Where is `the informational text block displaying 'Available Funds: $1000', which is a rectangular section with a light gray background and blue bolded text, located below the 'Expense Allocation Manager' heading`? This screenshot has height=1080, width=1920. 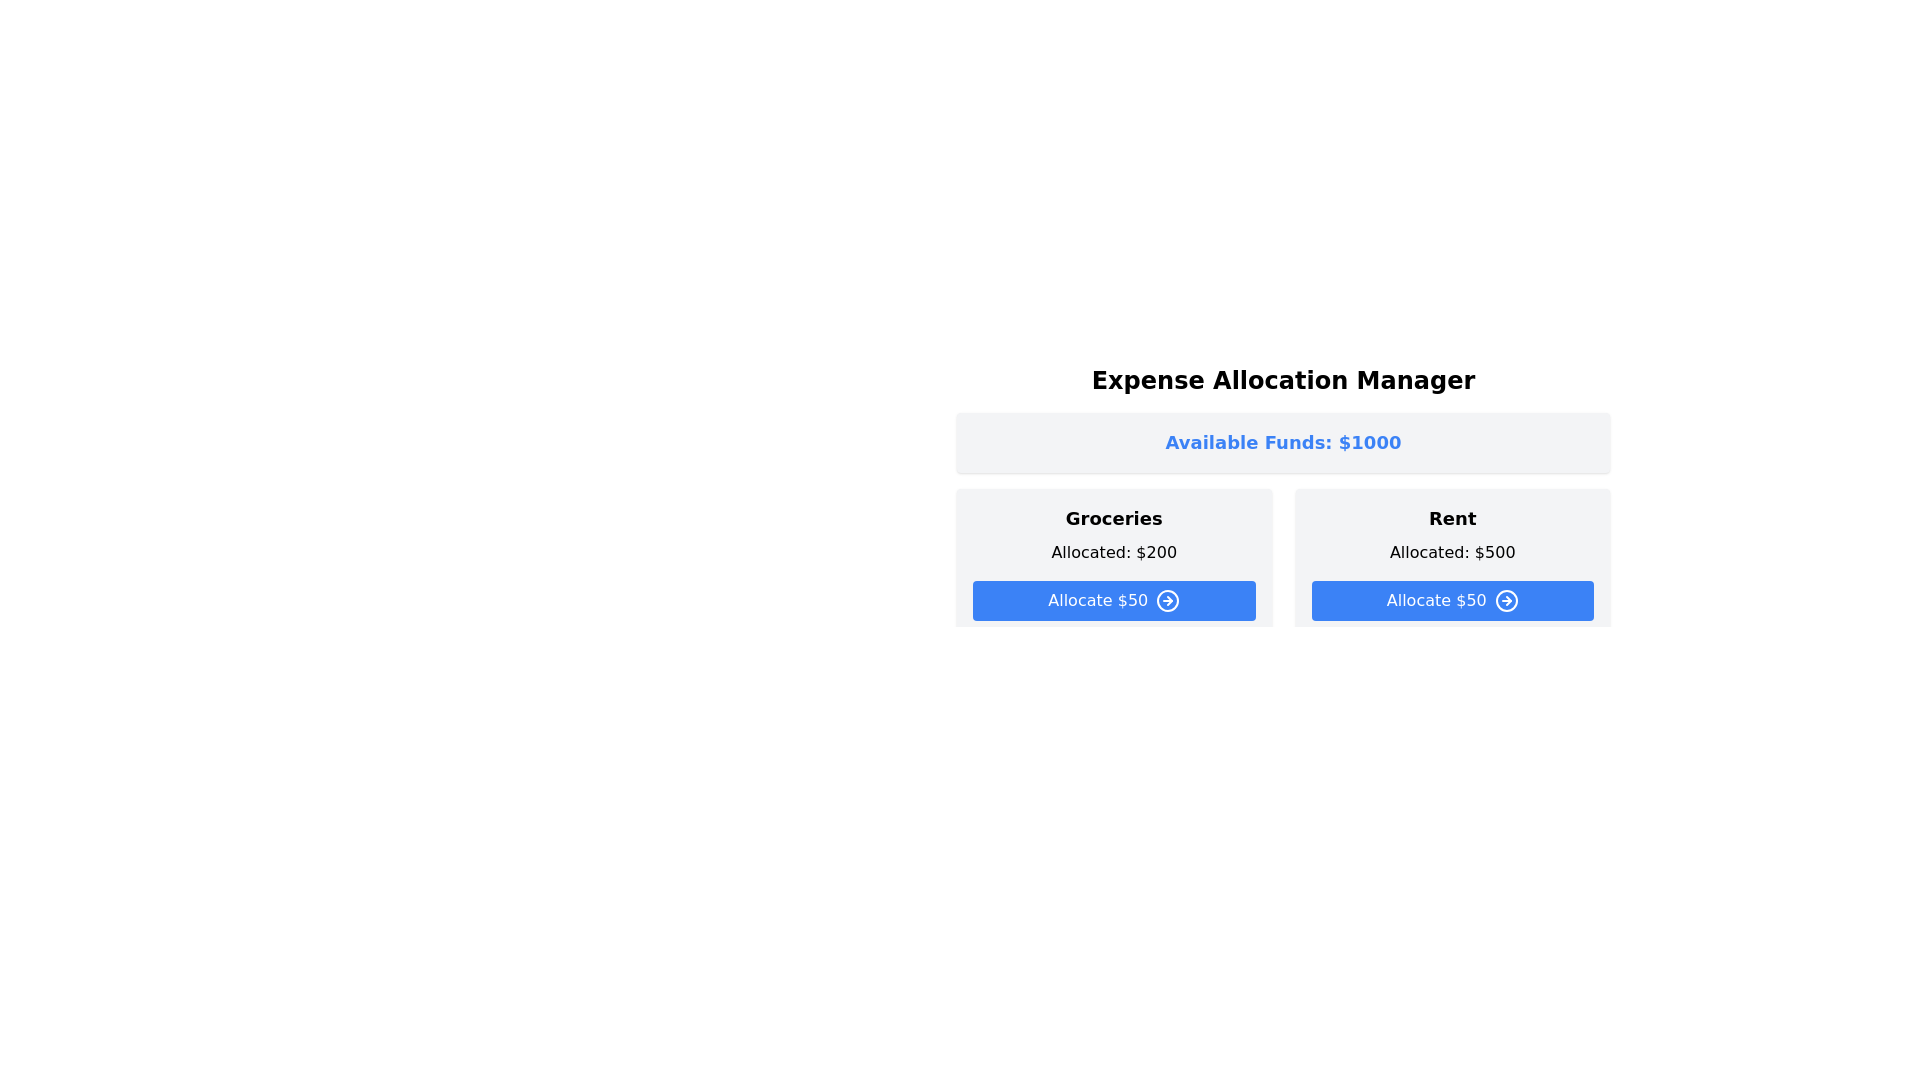
the informational text block displaying 'Available Funds: $1000', which is a rectangular section with a light gray background and blue bolded text, located below the 'Expense Allocation Manager' heading is located at coordinates (1283, 442).